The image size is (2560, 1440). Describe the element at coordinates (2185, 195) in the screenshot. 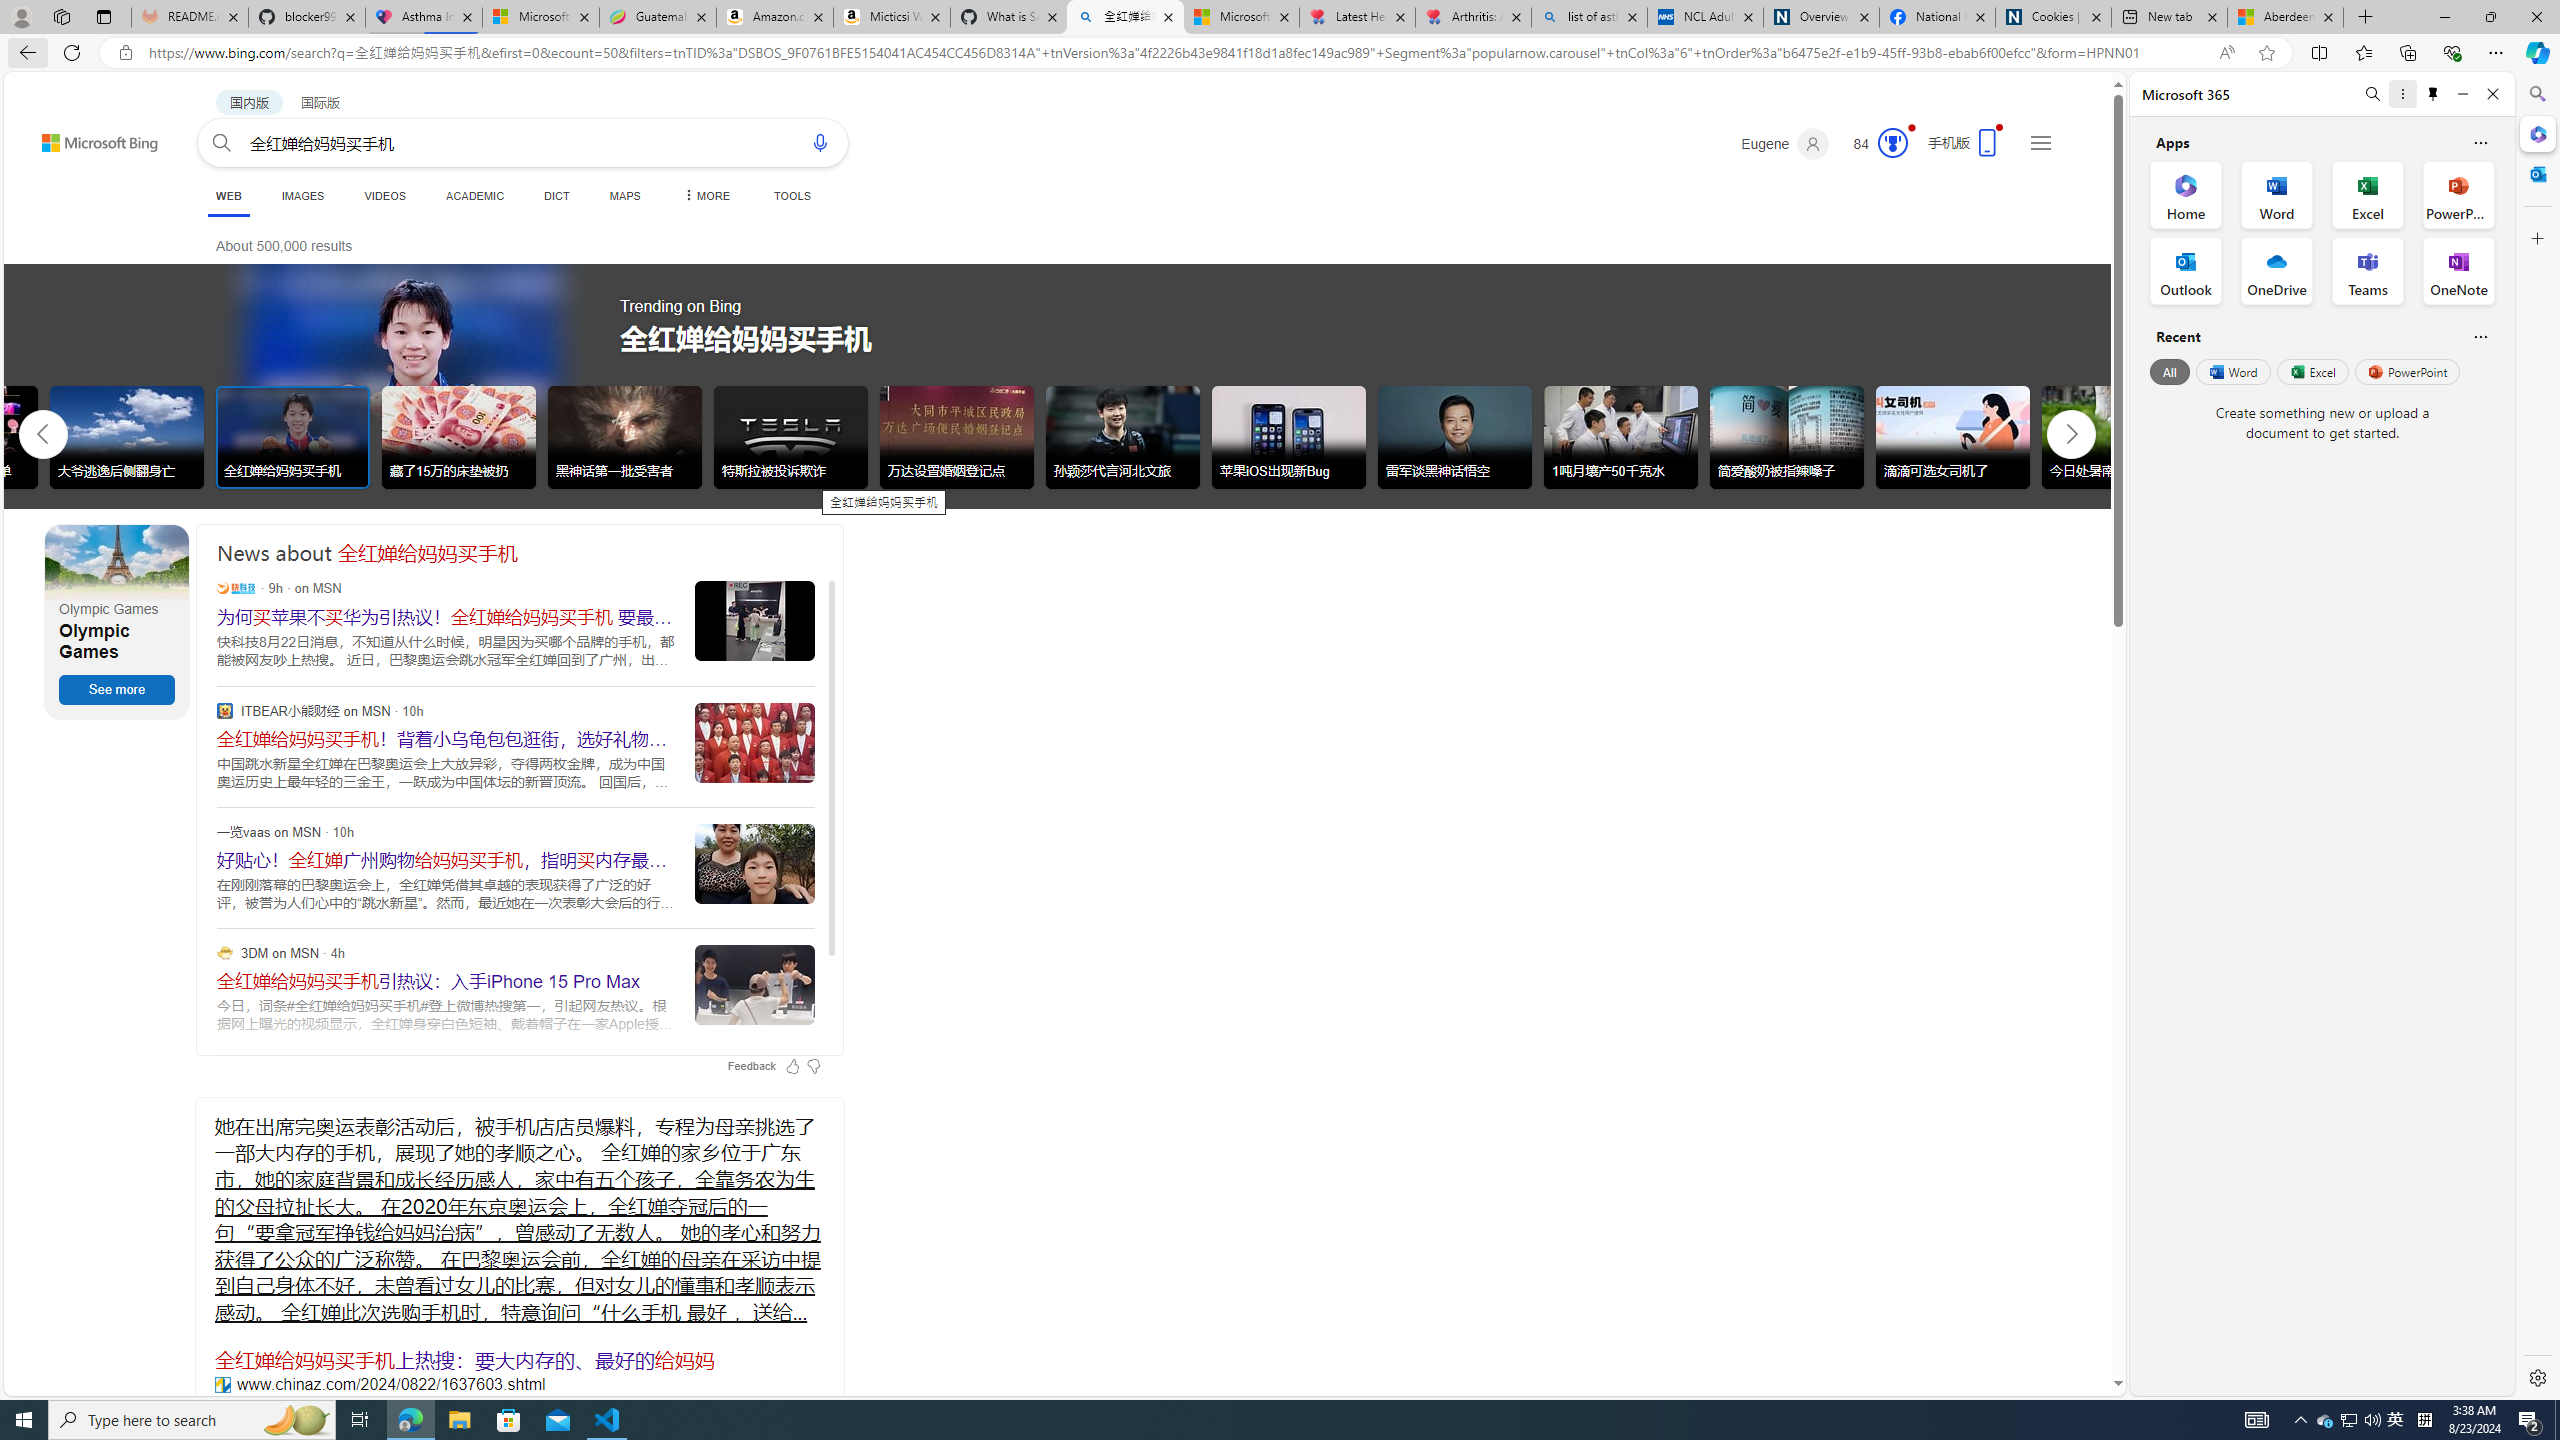

I see `'Home Office App'` at that location.